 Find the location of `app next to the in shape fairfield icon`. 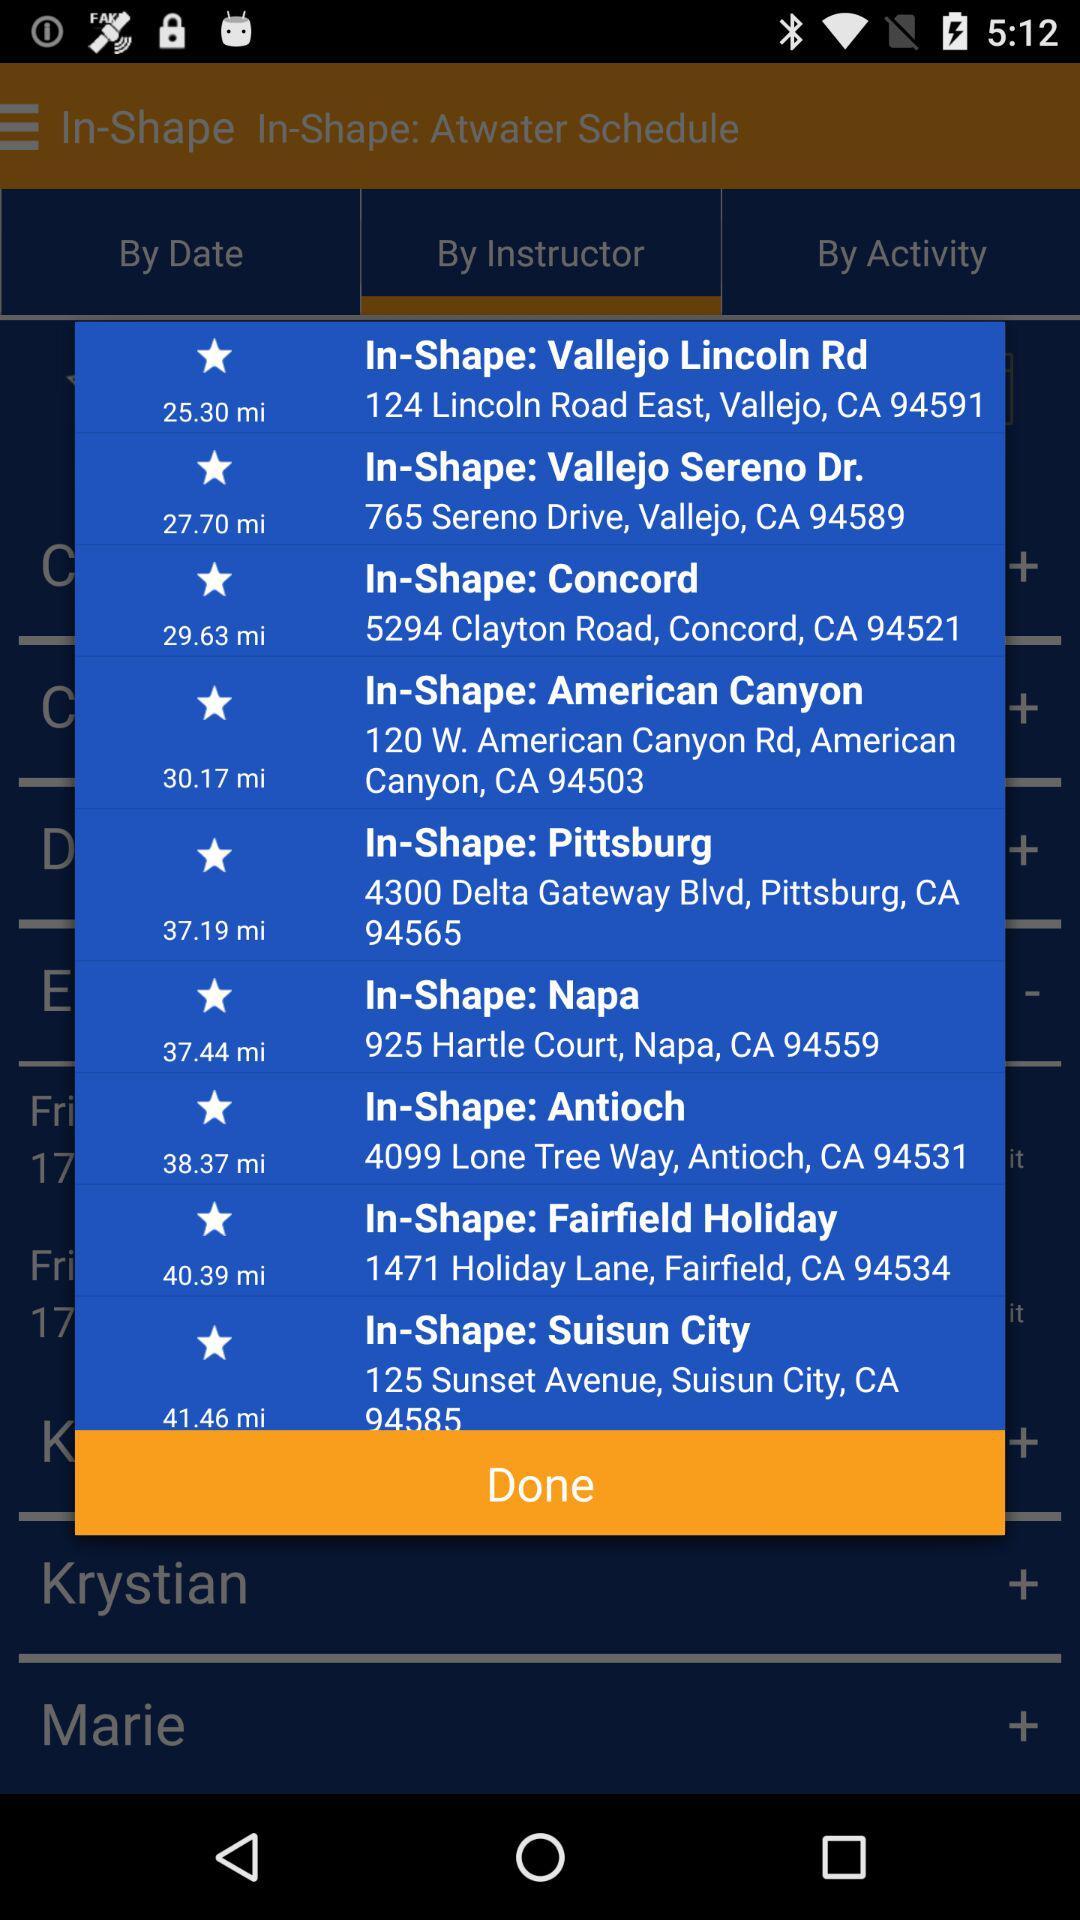

app next to the in shape fairfield icon is located at coordinates (214, 1272).